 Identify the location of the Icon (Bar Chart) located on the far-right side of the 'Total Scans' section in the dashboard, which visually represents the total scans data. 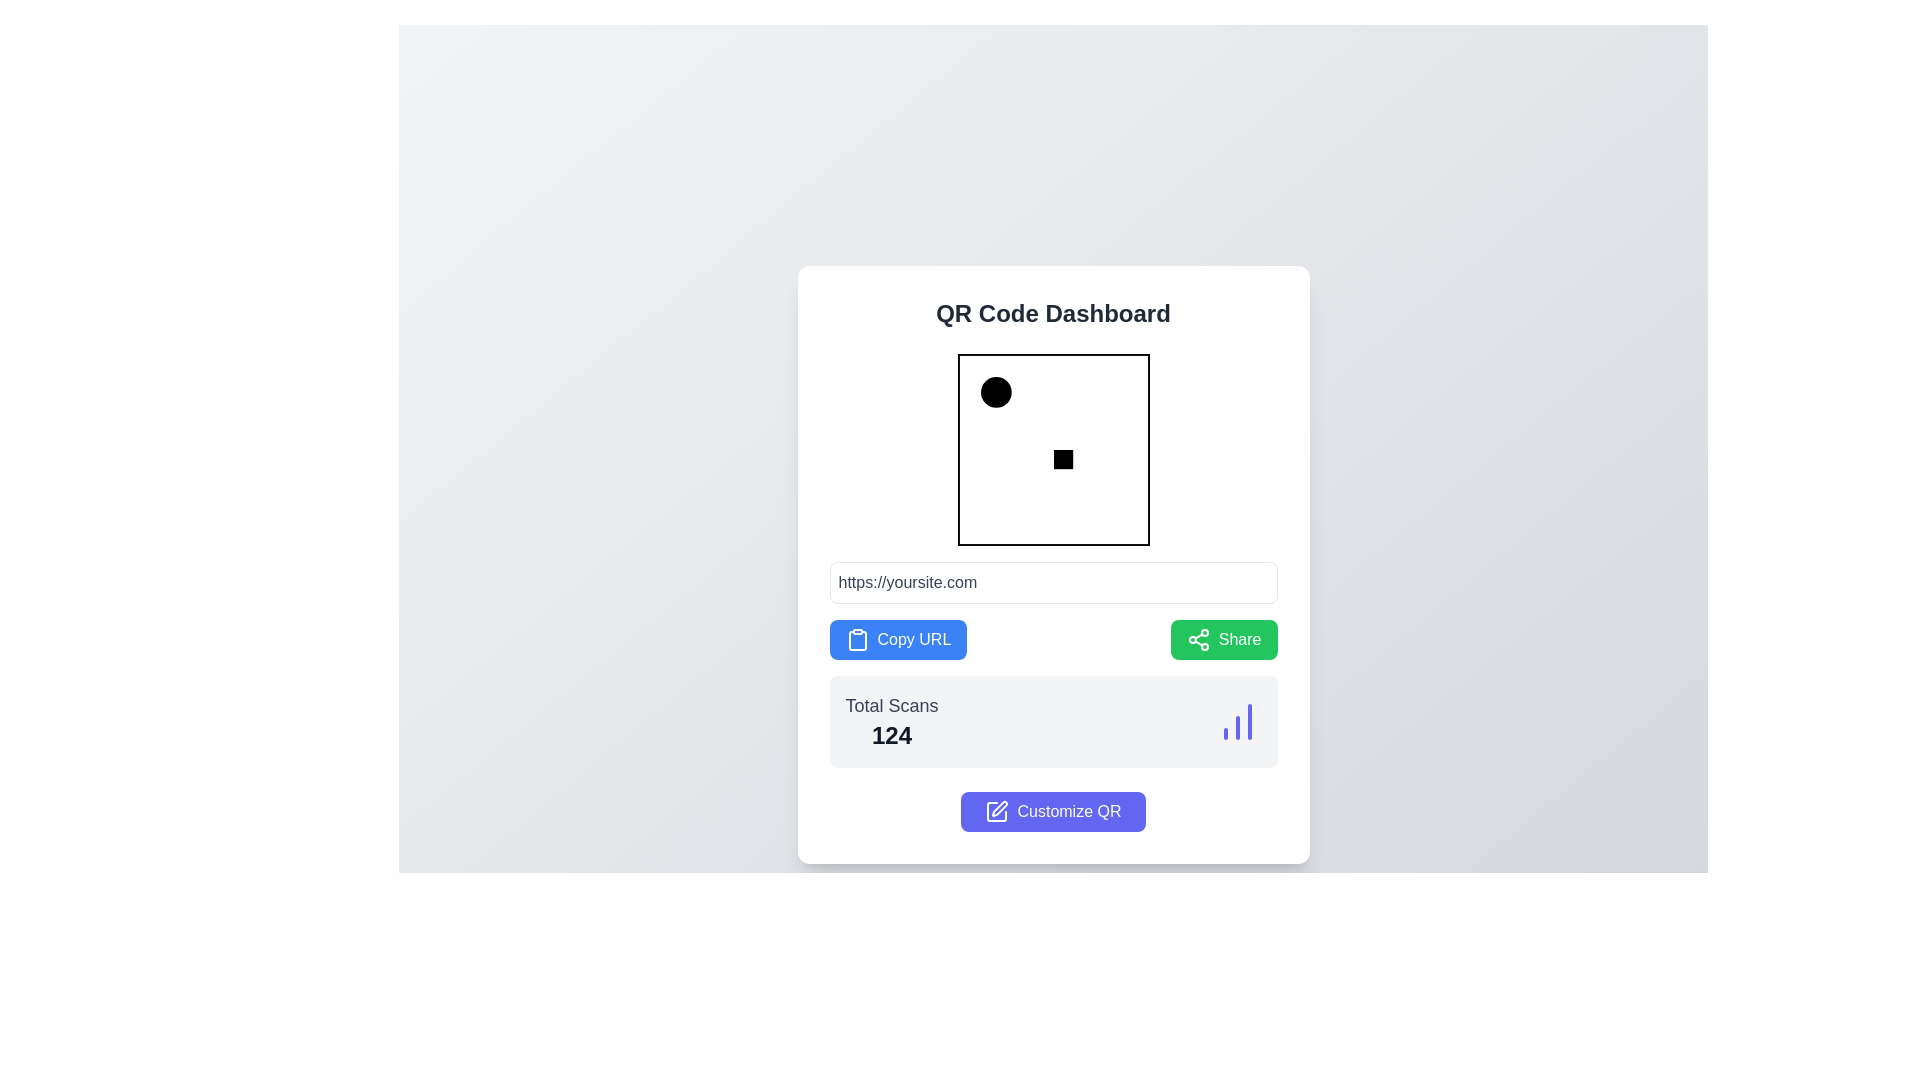
(1236, 721).